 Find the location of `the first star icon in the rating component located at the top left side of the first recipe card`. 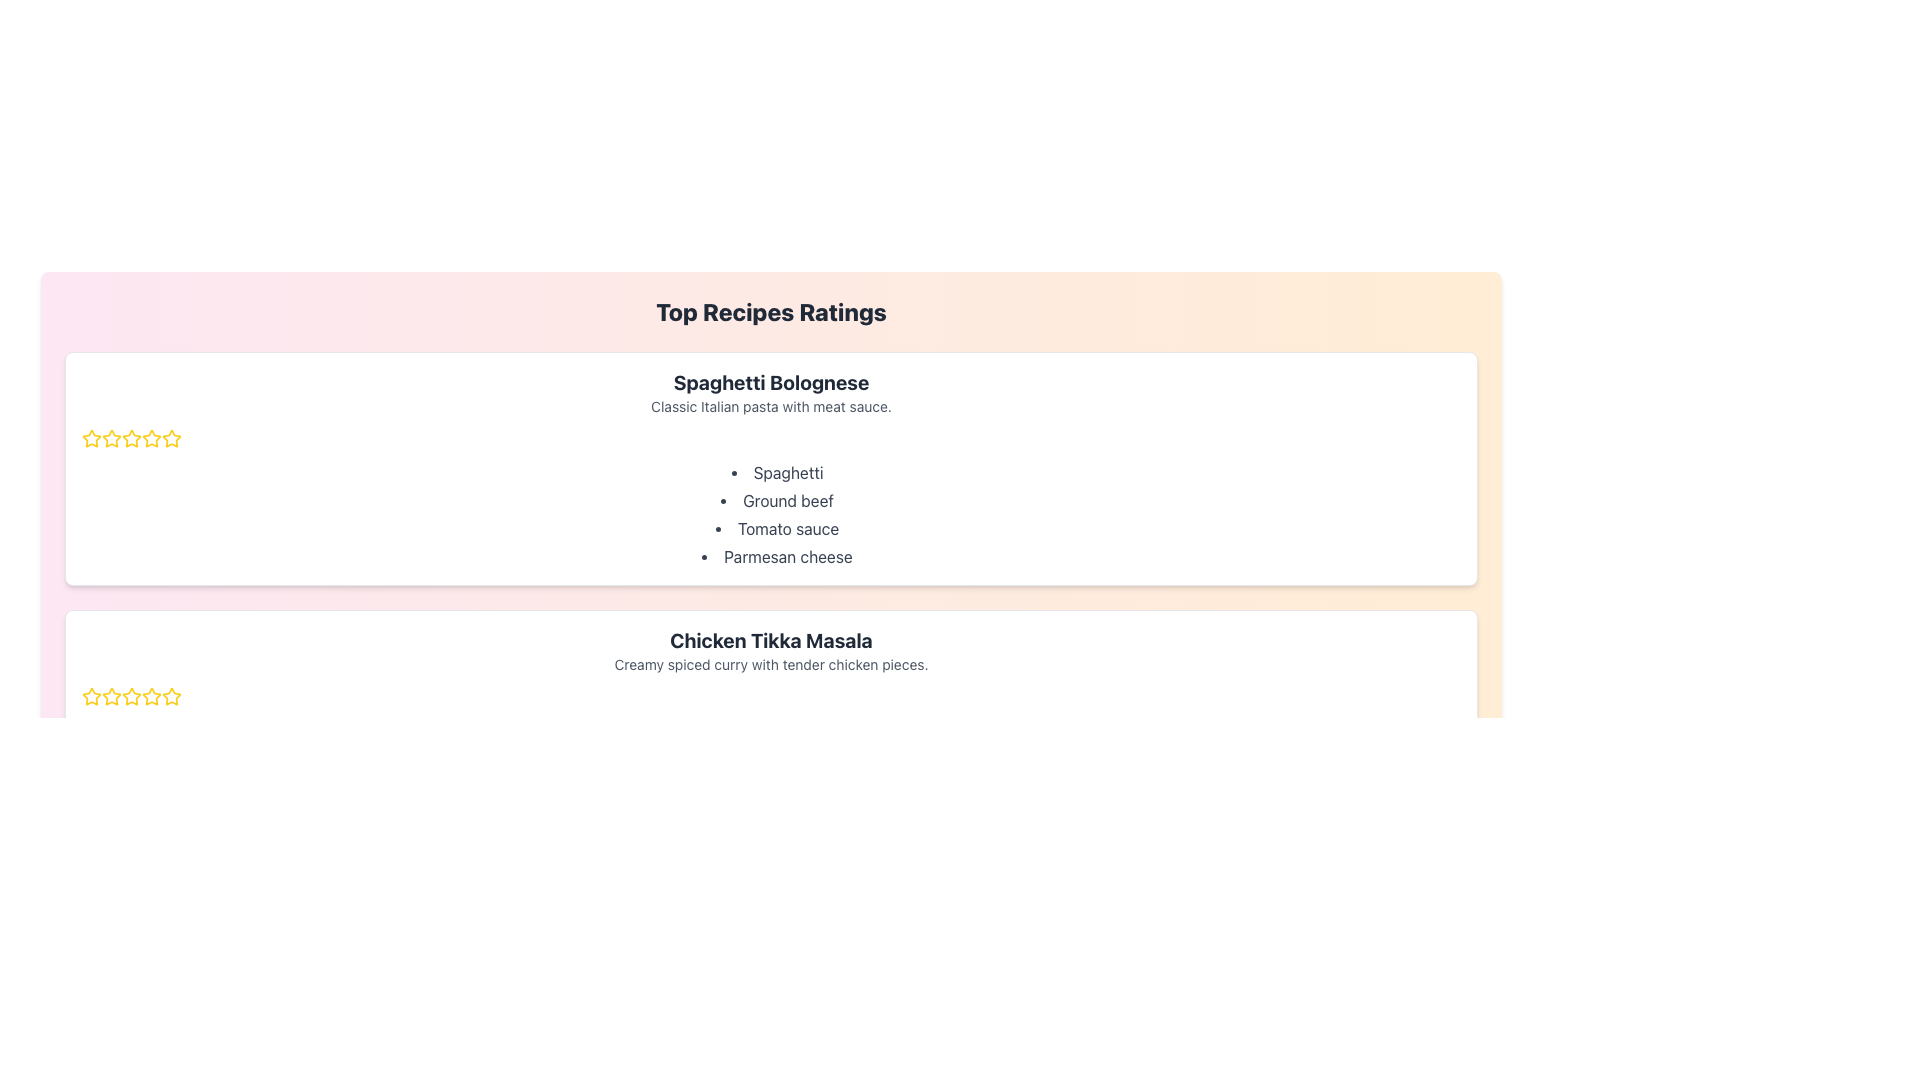

the first star icon in the rating component located at the top left side of the first recipe card is located at coordinates (90, 438).